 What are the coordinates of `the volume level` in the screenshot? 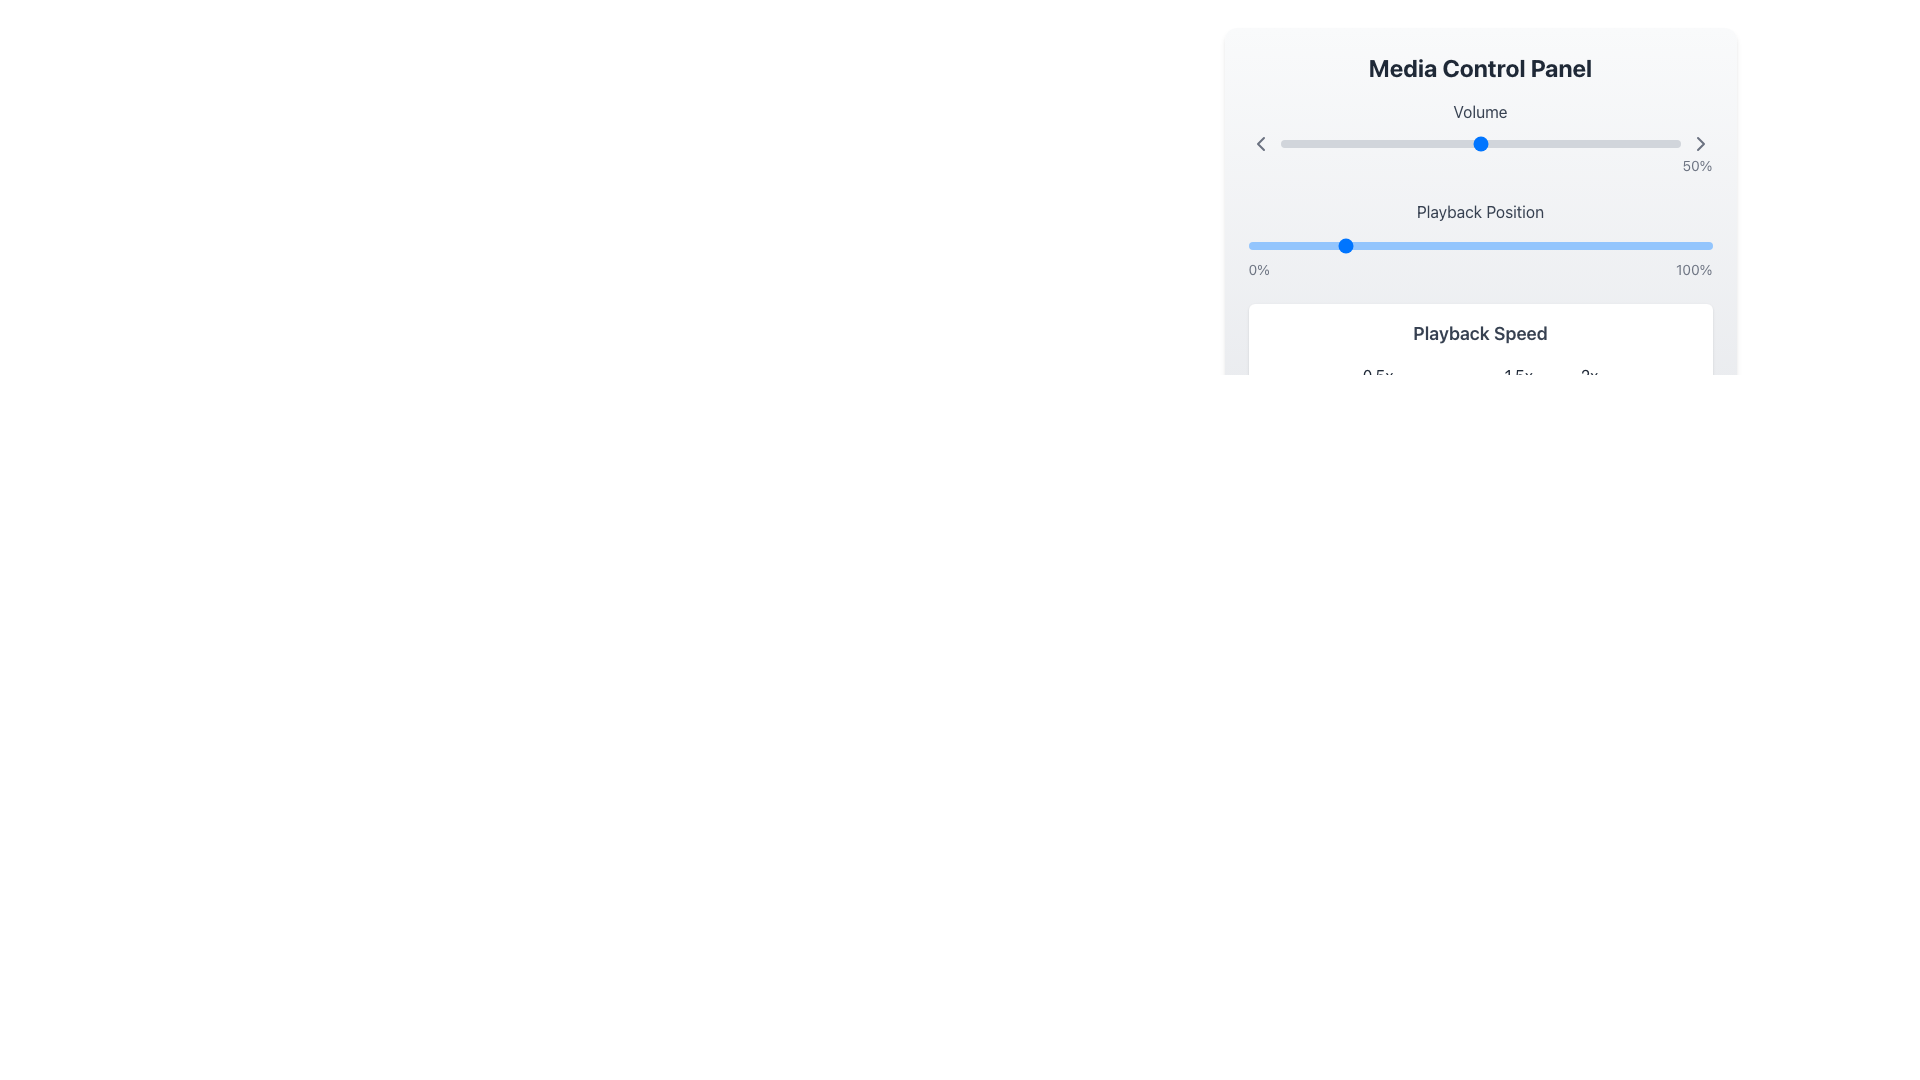 It's located at (1440, 142).